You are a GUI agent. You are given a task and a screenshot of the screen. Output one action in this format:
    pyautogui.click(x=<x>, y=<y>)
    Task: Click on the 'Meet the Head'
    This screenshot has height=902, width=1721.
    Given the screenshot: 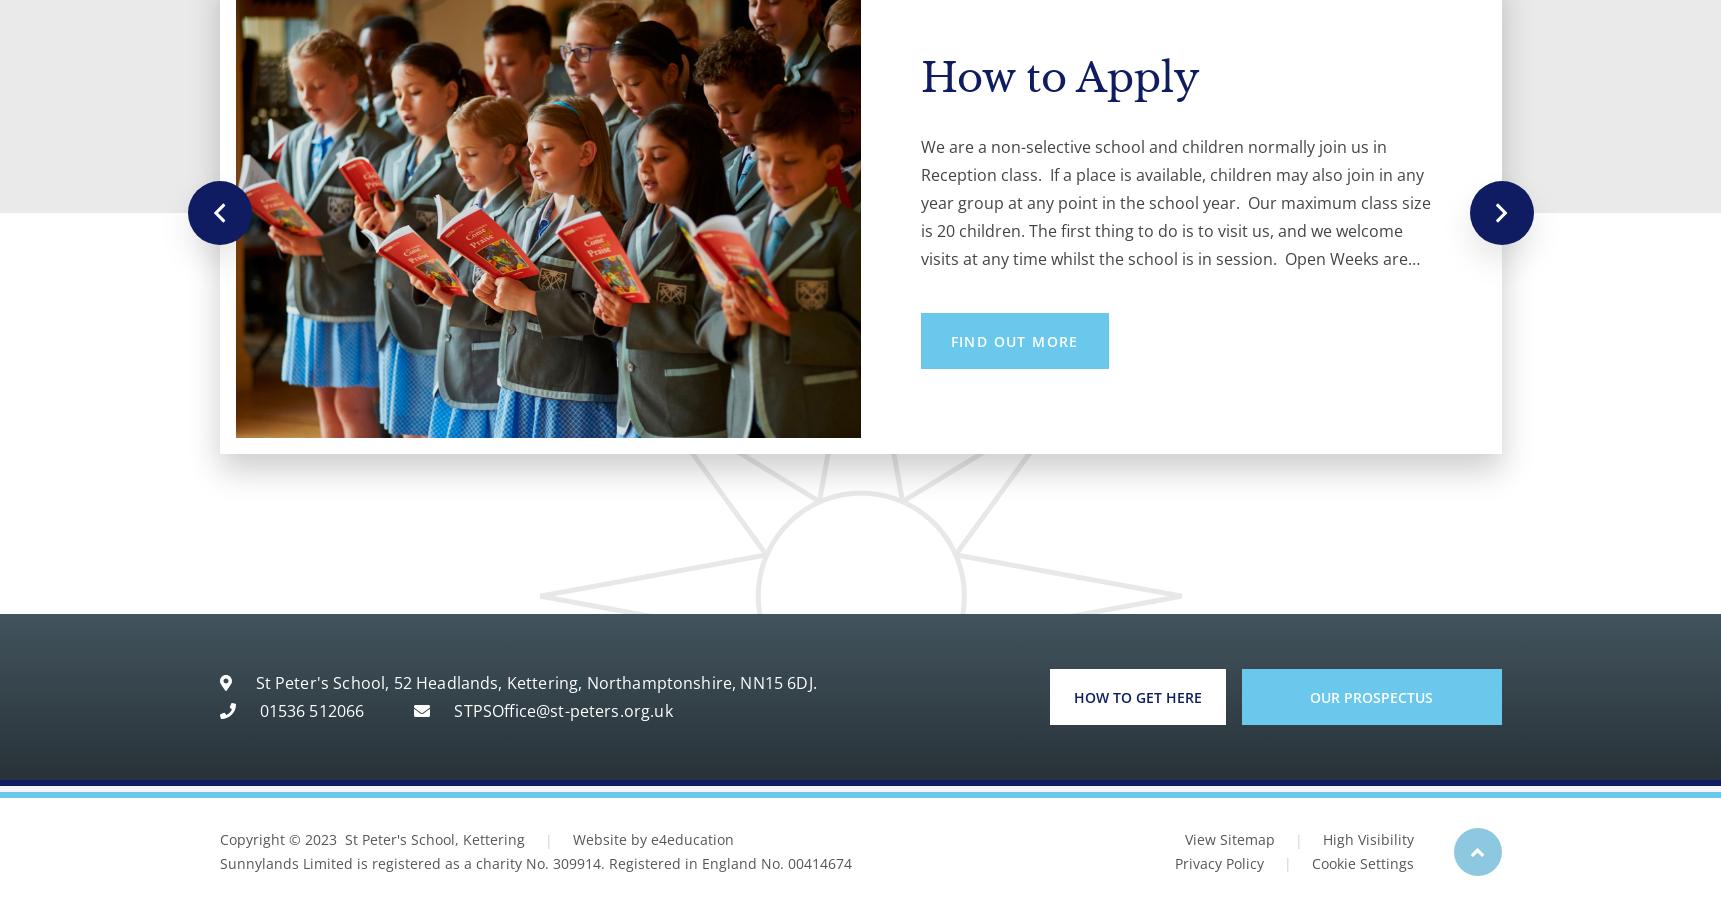 What is the action you would take?
    pyautogui.click(x=1014, y=339)
    